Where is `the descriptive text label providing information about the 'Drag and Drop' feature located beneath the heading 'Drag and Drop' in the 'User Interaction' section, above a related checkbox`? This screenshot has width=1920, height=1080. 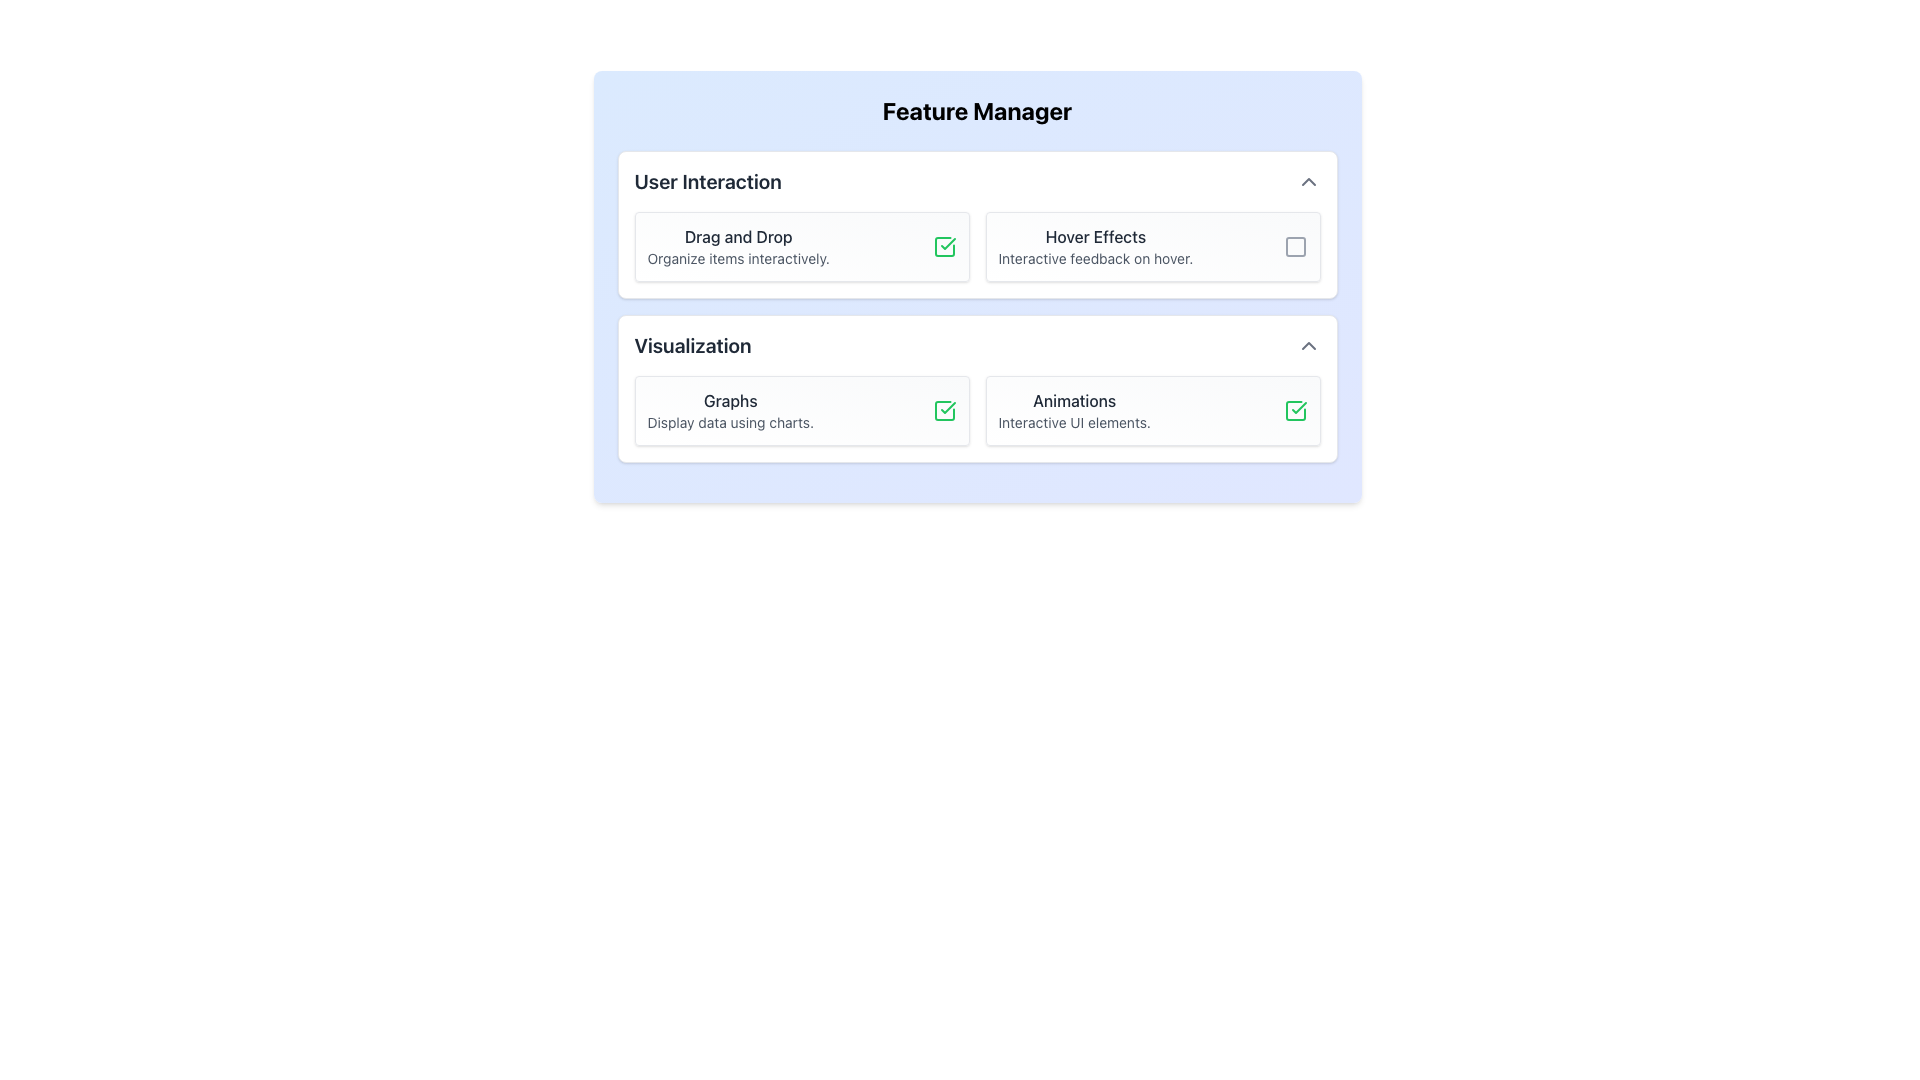 the descriptive text label providing information about the 'Drag and Drop' feature located beneath the heading 'Drag and Drop' in the 'User Interaction' section, above a related checkbox is located at coordinates (737, 257).